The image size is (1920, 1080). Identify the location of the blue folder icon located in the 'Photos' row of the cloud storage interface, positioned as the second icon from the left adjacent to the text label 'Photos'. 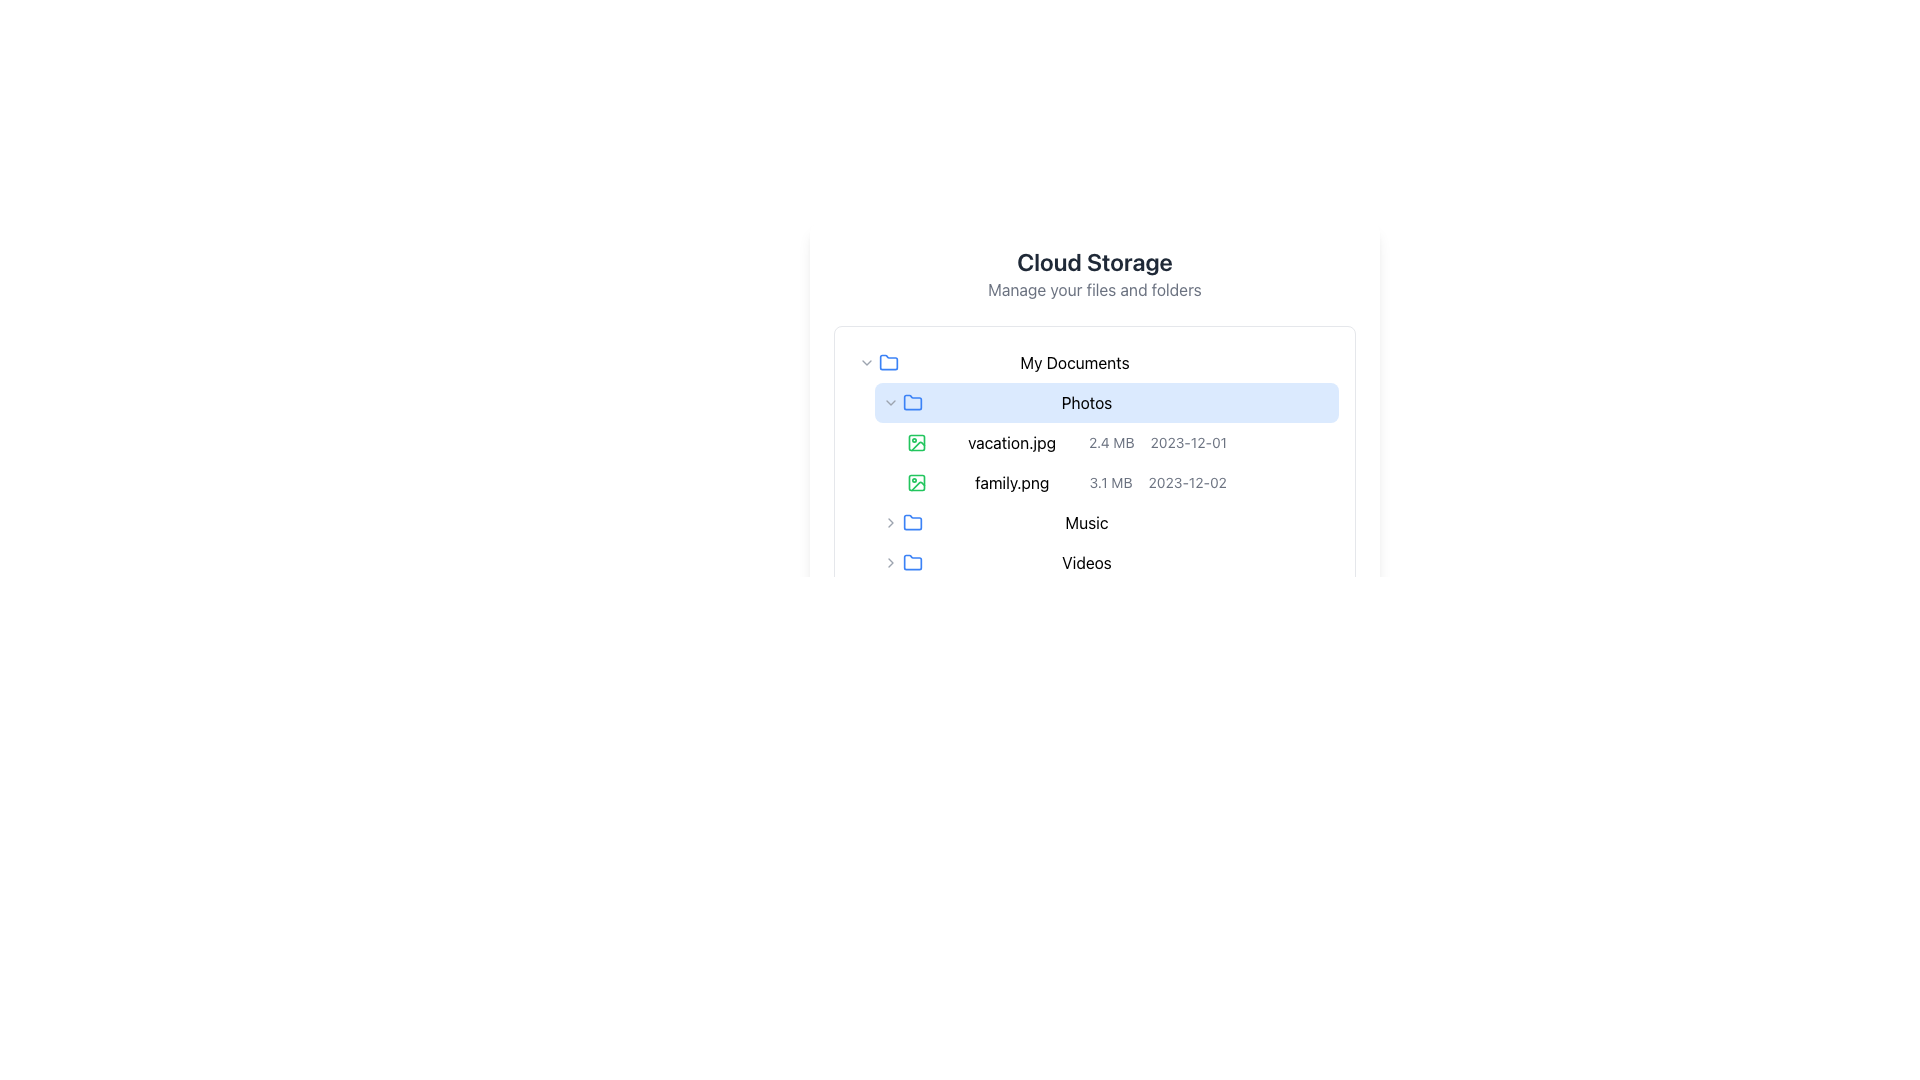
(911, 402).